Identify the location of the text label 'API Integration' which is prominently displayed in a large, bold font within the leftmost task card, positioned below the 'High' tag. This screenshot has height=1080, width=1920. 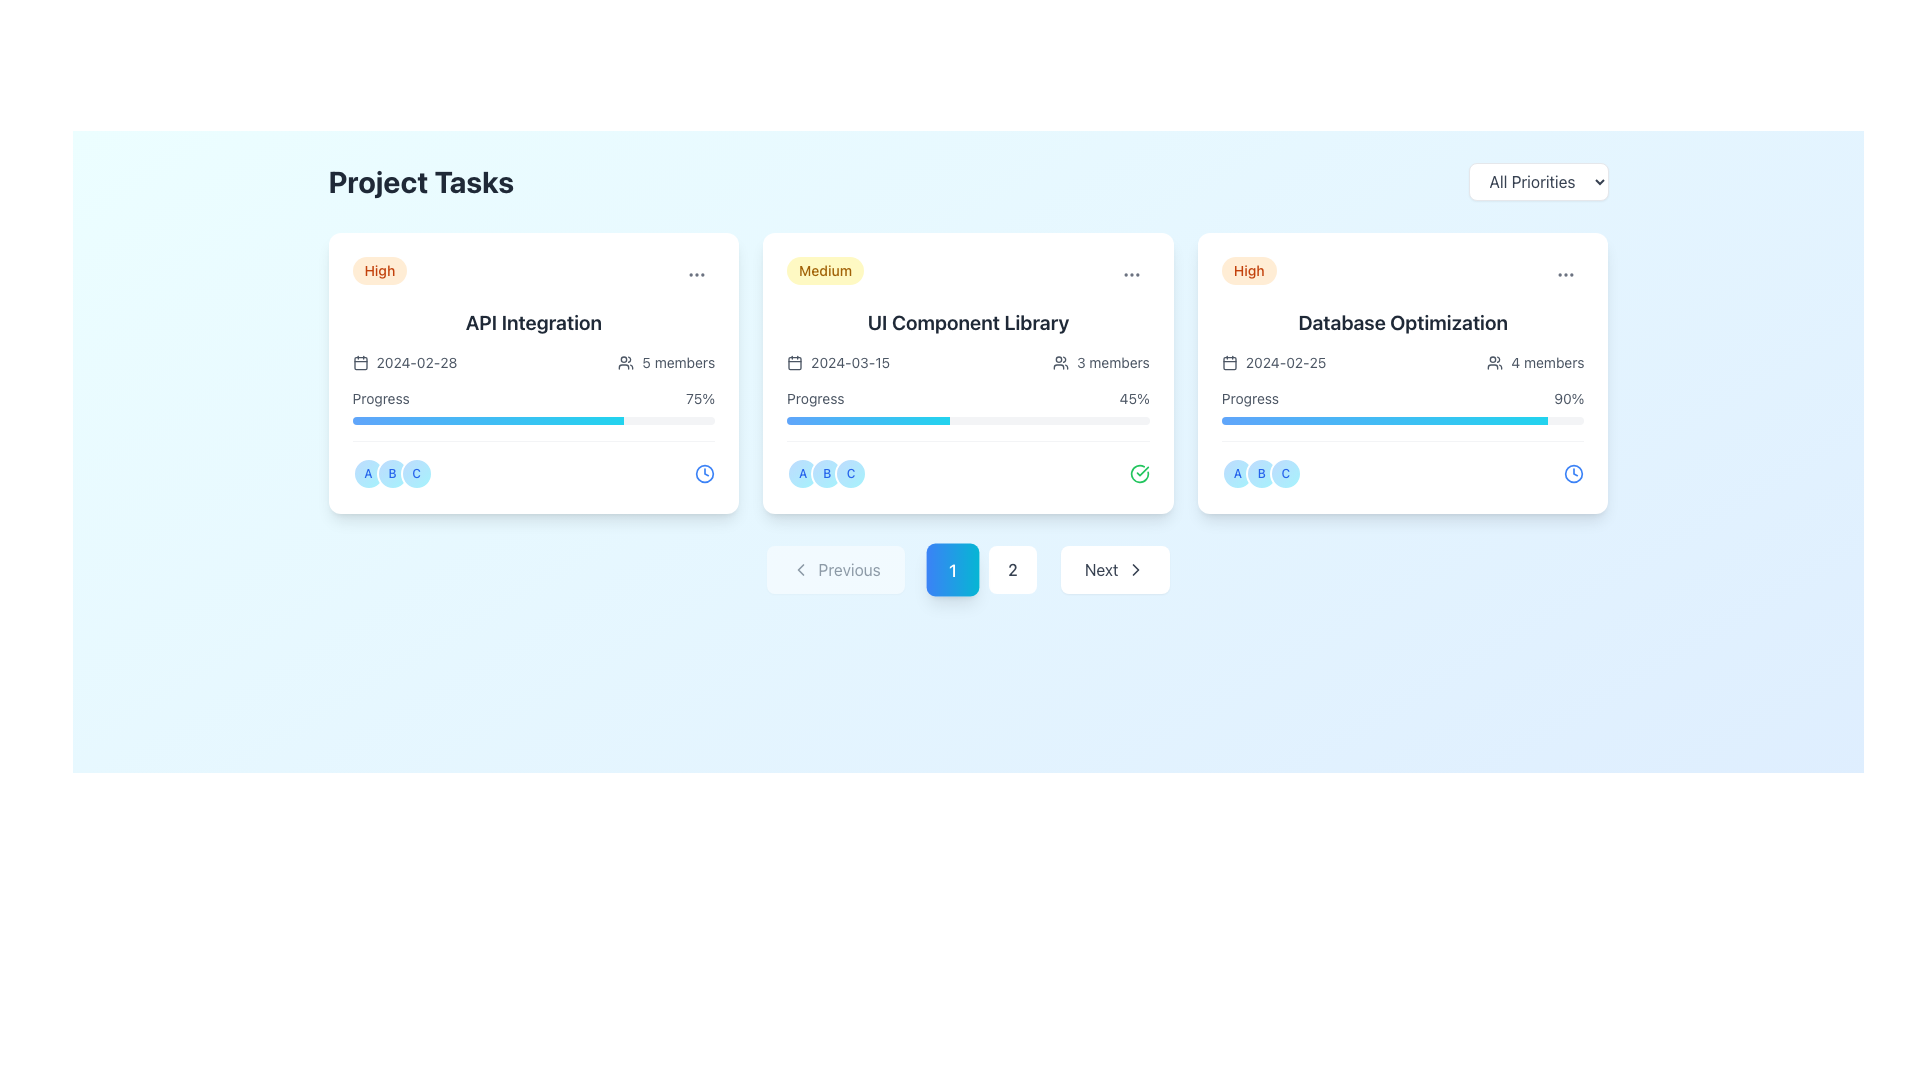
(533, 322).